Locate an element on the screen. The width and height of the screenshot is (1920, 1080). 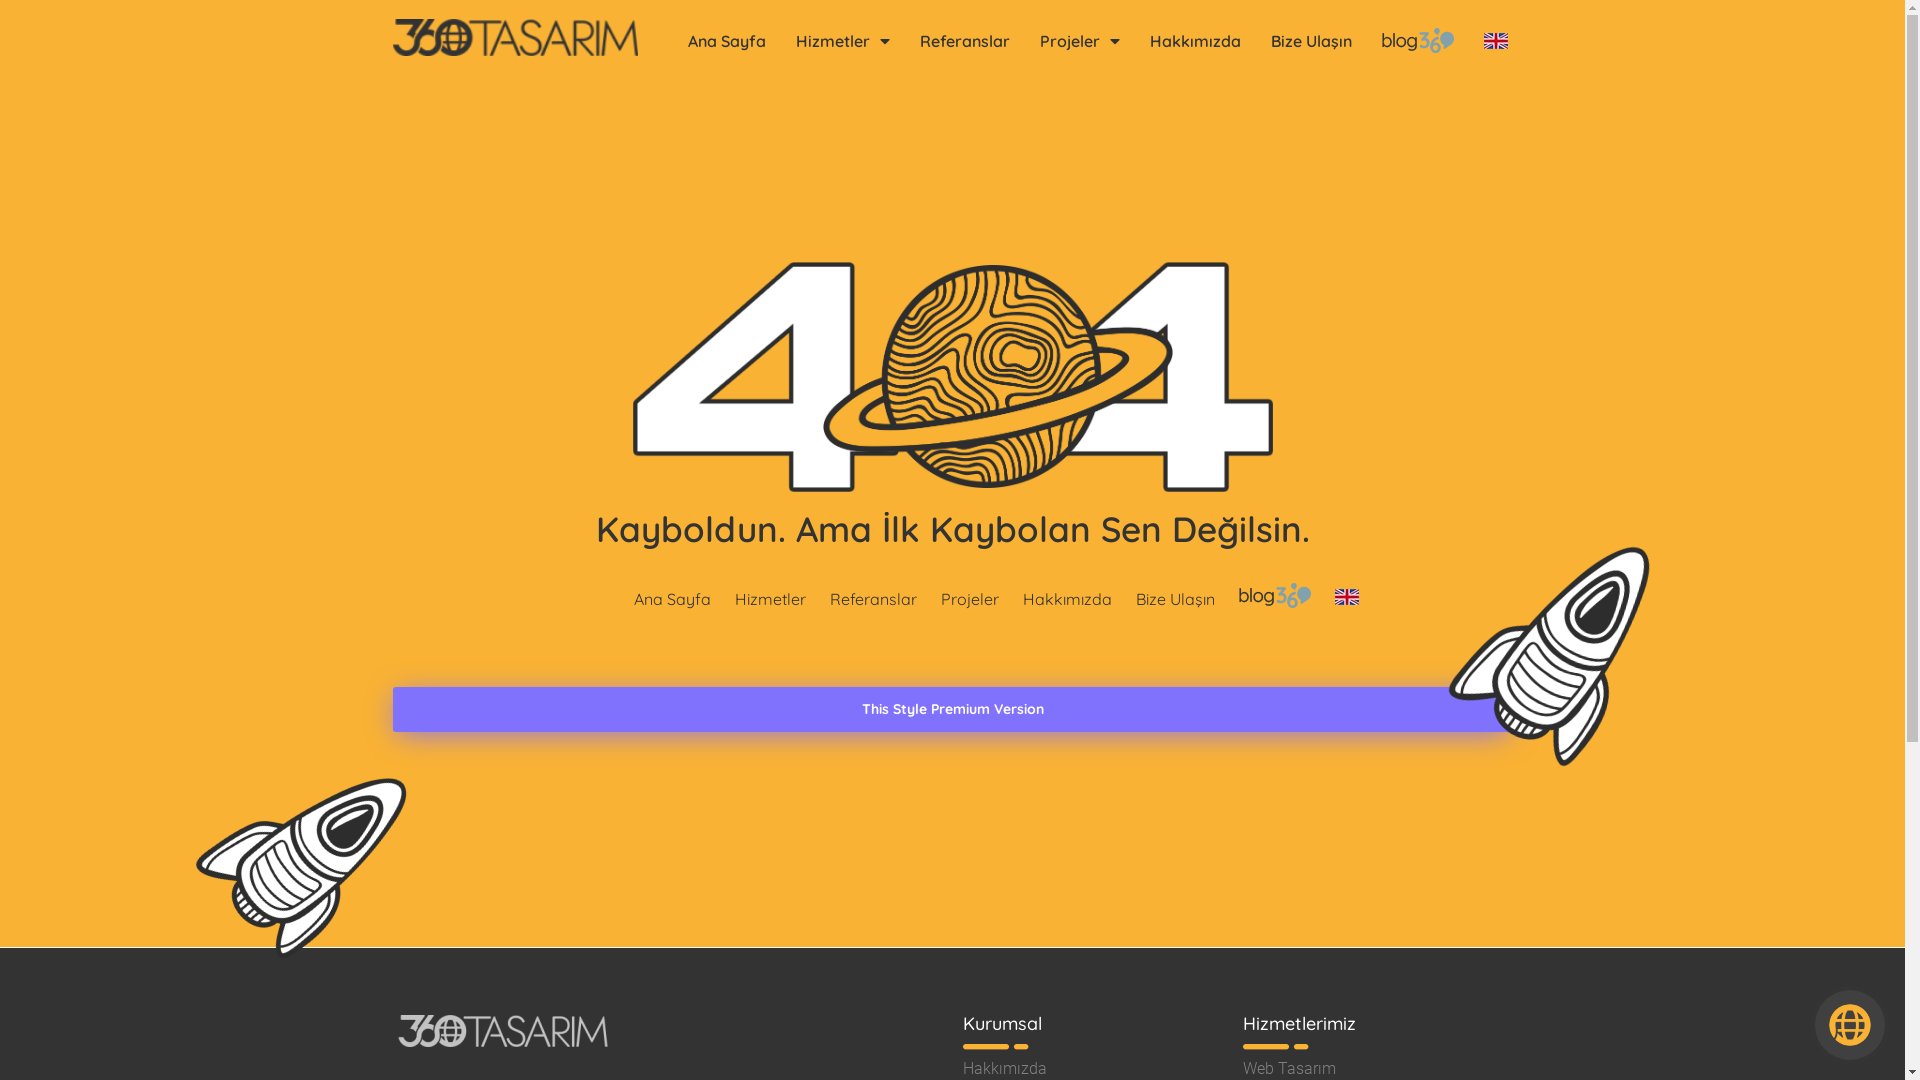
'Hizmetler' is located at coordinates (728, 596).